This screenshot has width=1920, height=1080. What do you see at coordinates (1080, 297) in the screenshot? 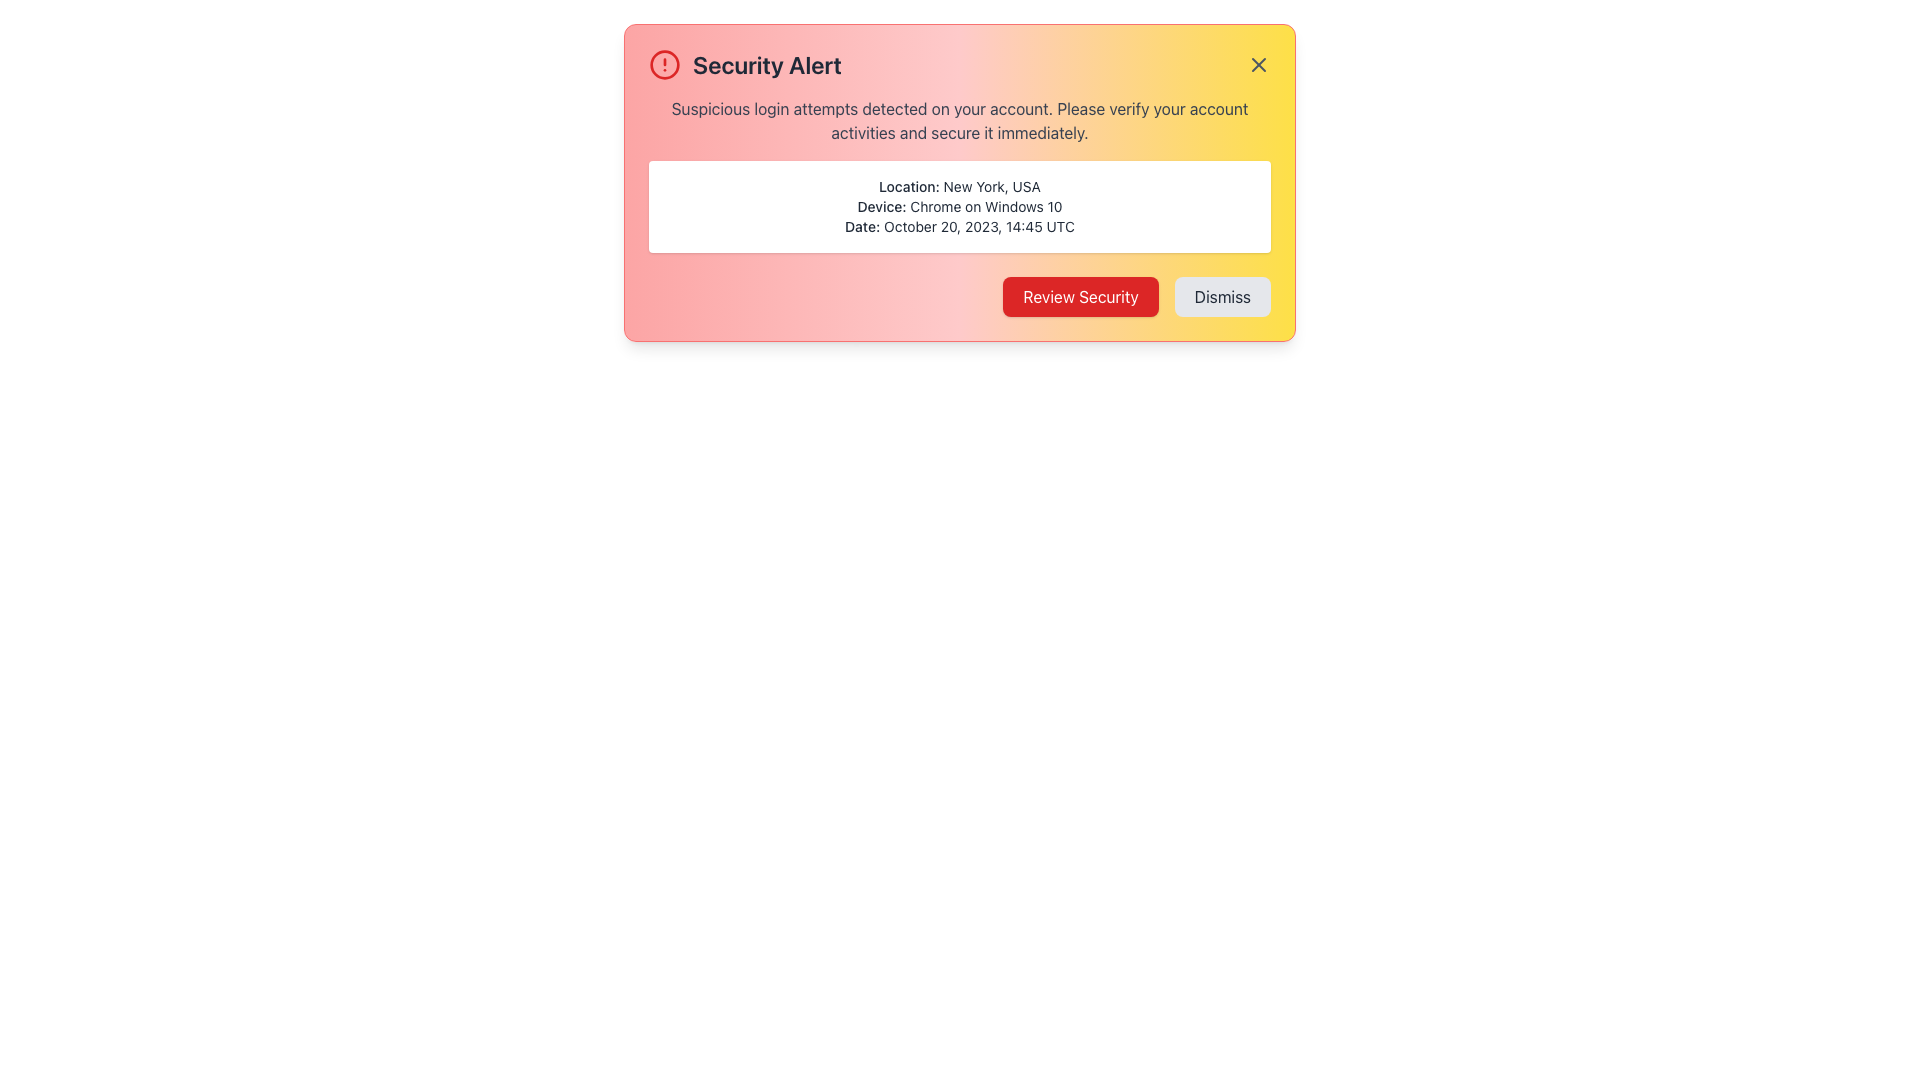
I see `the 'Review Security' button, which is a rounded button with a red background and white text located in the bottom-right section of the alert box` at bounding box center [1080, 297].